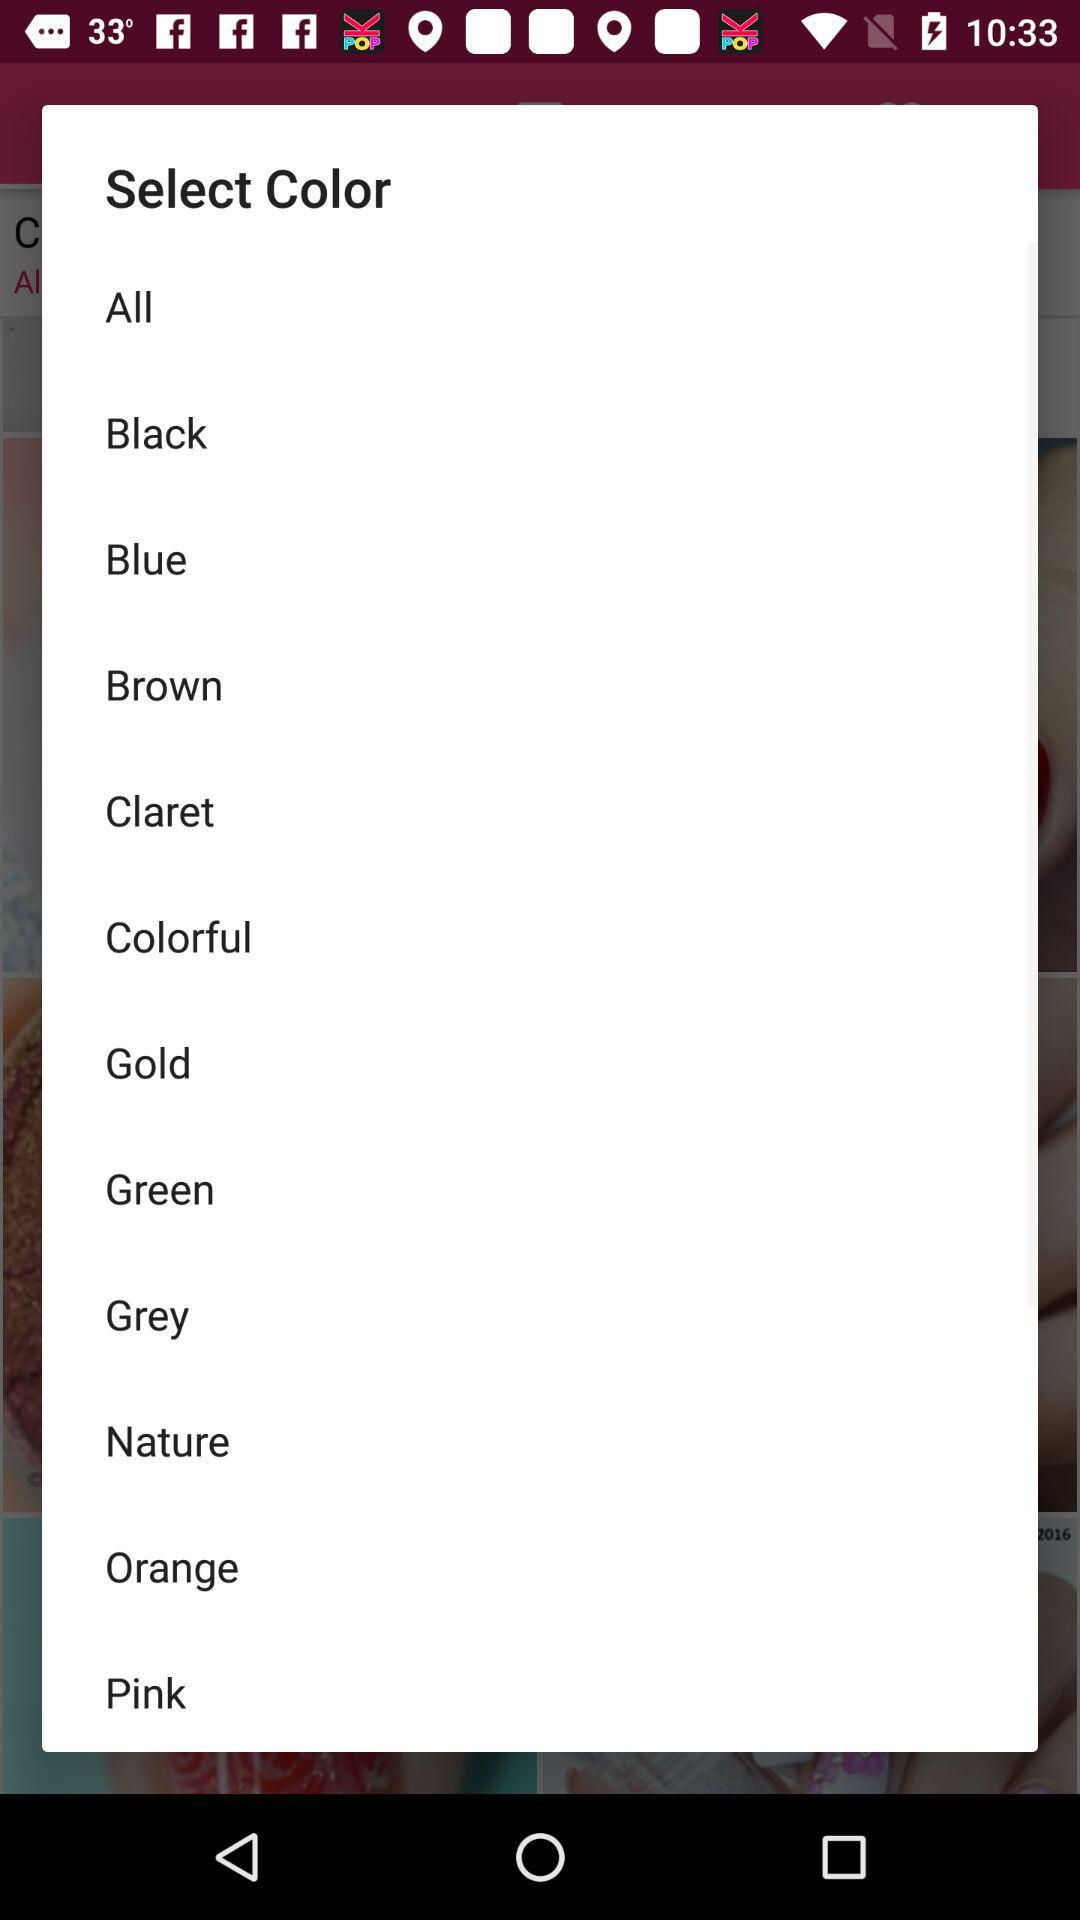 The height and width of the screenshot is (1920, 1080). What do you see at coordinates (540, 810) in the screenshot?
I see `the item above colorful` at bounding box center [540, 810].